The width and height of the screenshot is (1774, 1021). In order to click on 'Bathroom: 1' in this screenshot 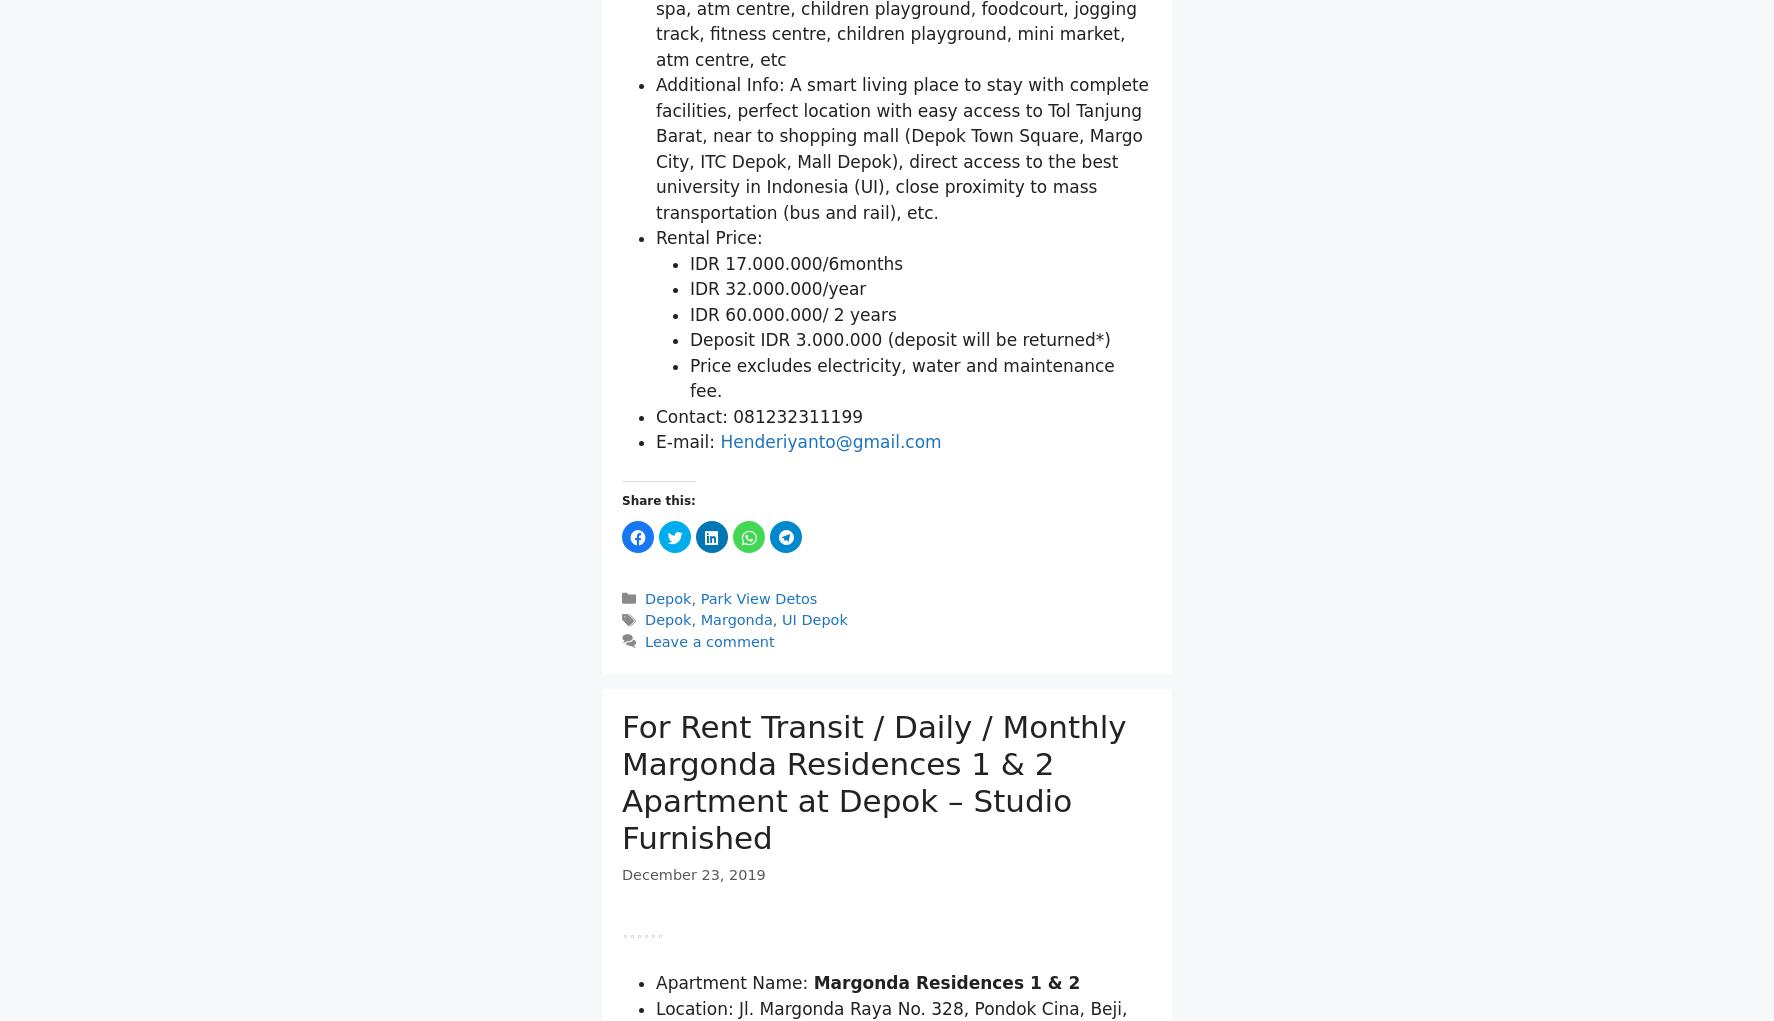, I will do `click(708, 62)`.